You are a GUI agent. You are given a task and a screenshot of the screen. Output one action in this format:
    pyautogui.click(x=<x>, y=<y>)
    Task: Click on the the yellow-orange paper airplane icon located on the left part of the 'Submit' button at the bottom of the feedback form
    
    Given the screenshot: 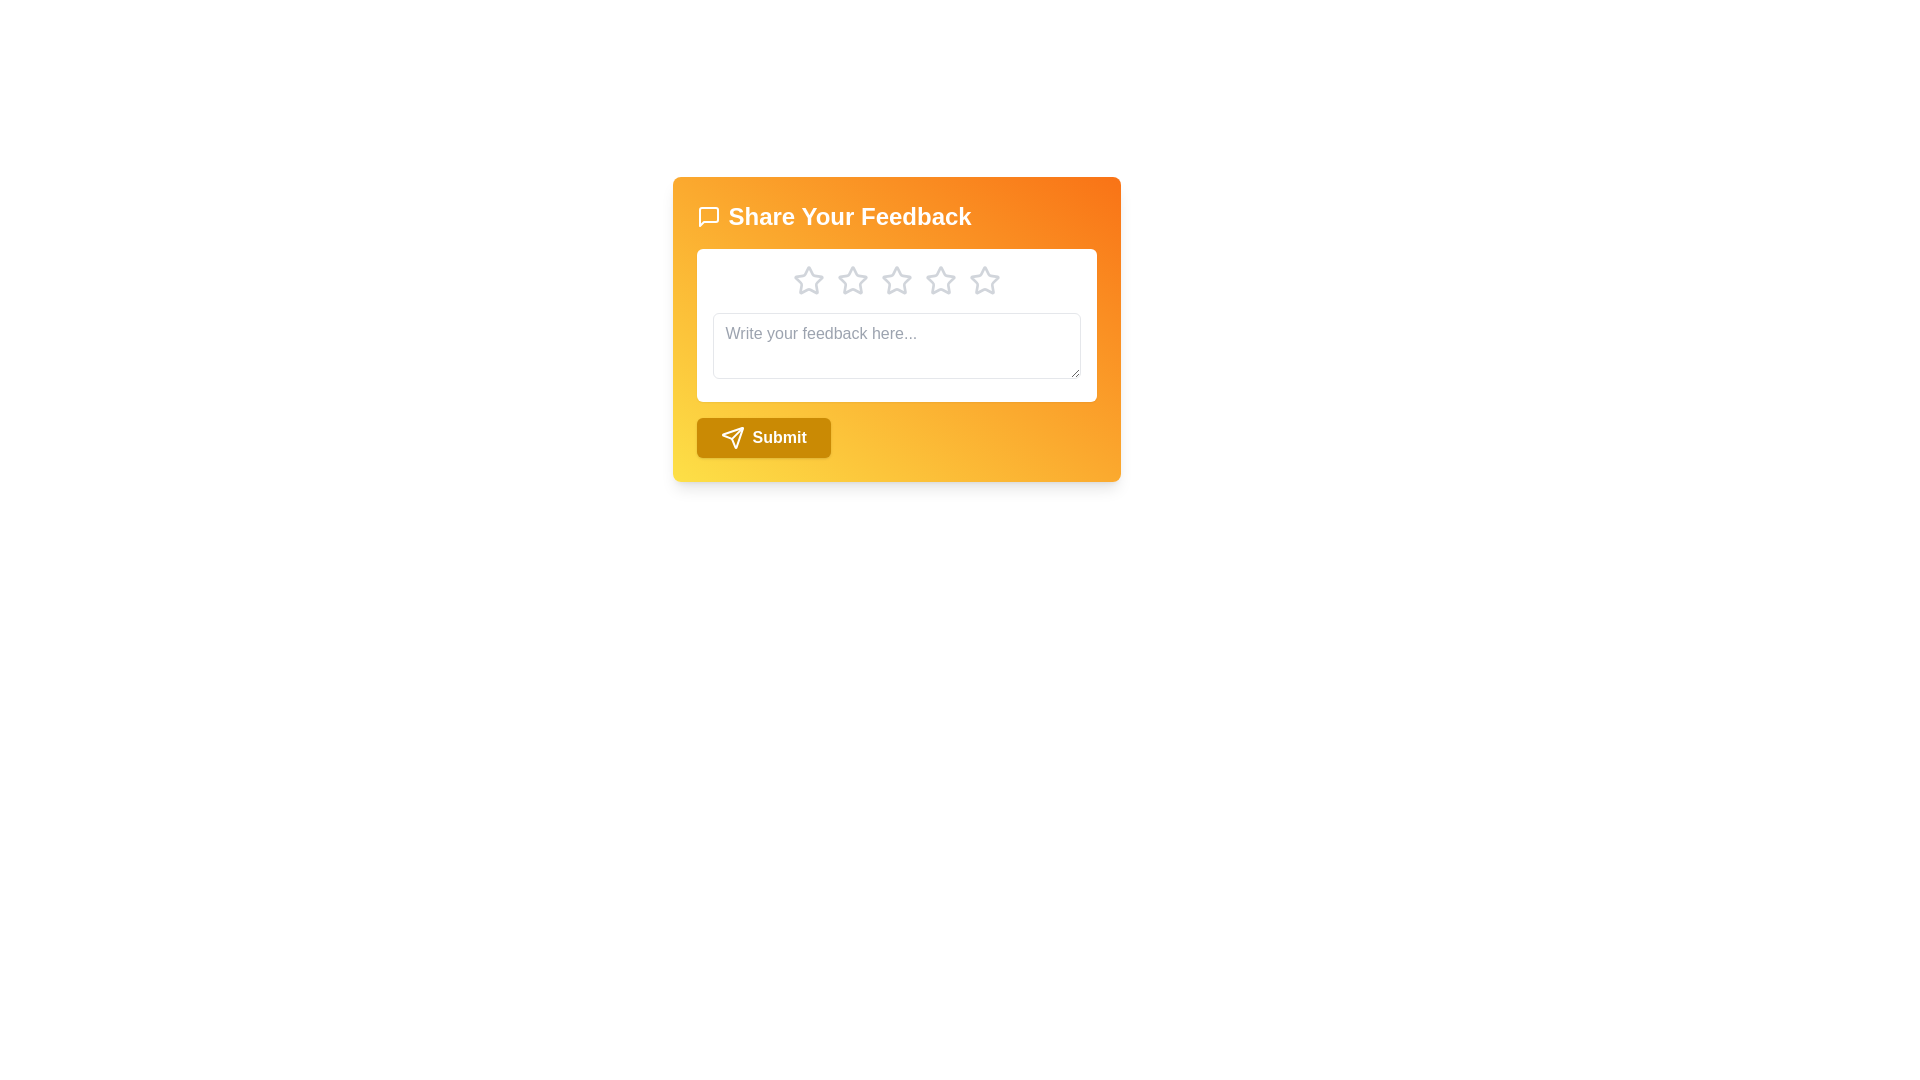 What is the action you would take?
    pyautogui.click(x=731, y=437)
    